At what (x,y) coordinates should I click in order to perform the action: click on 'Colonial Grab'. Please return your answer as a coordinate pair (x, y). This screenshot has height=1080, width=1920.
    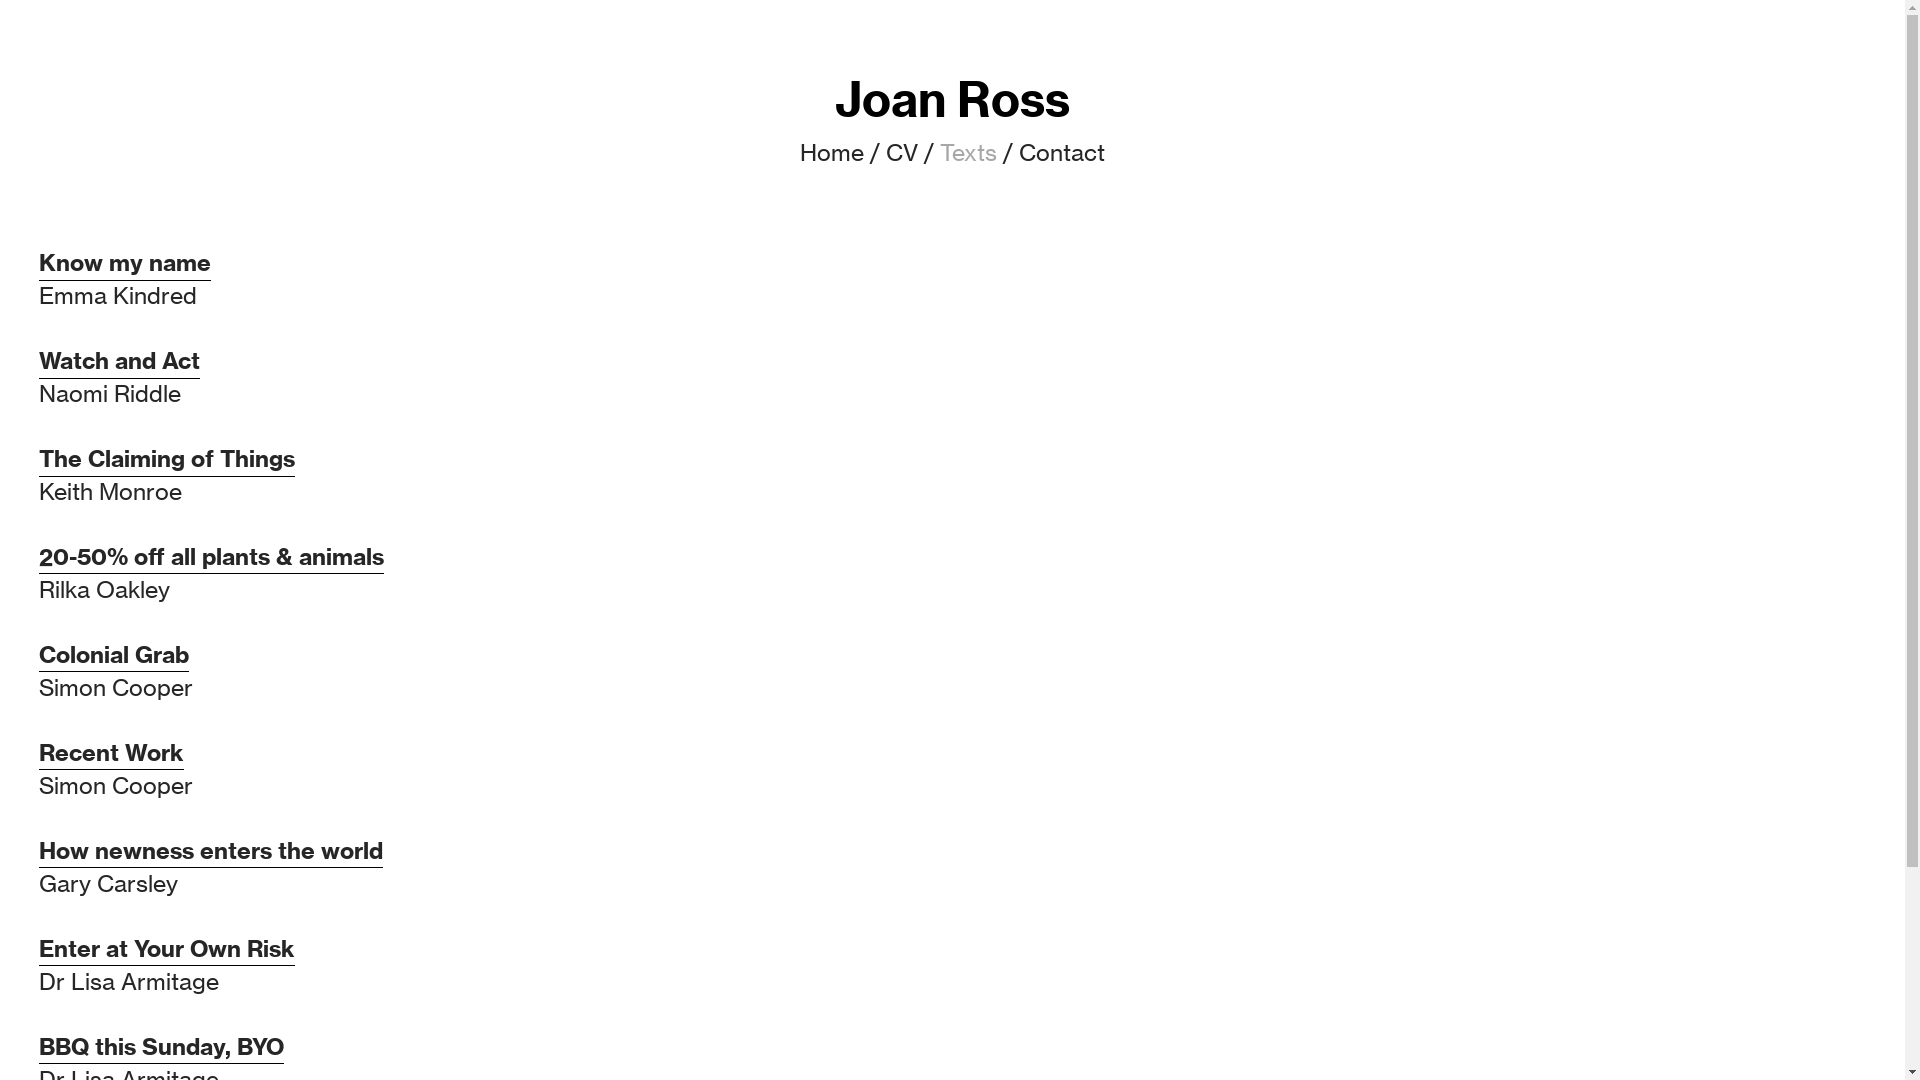
    Looking at the image, I should click on (38, 655).